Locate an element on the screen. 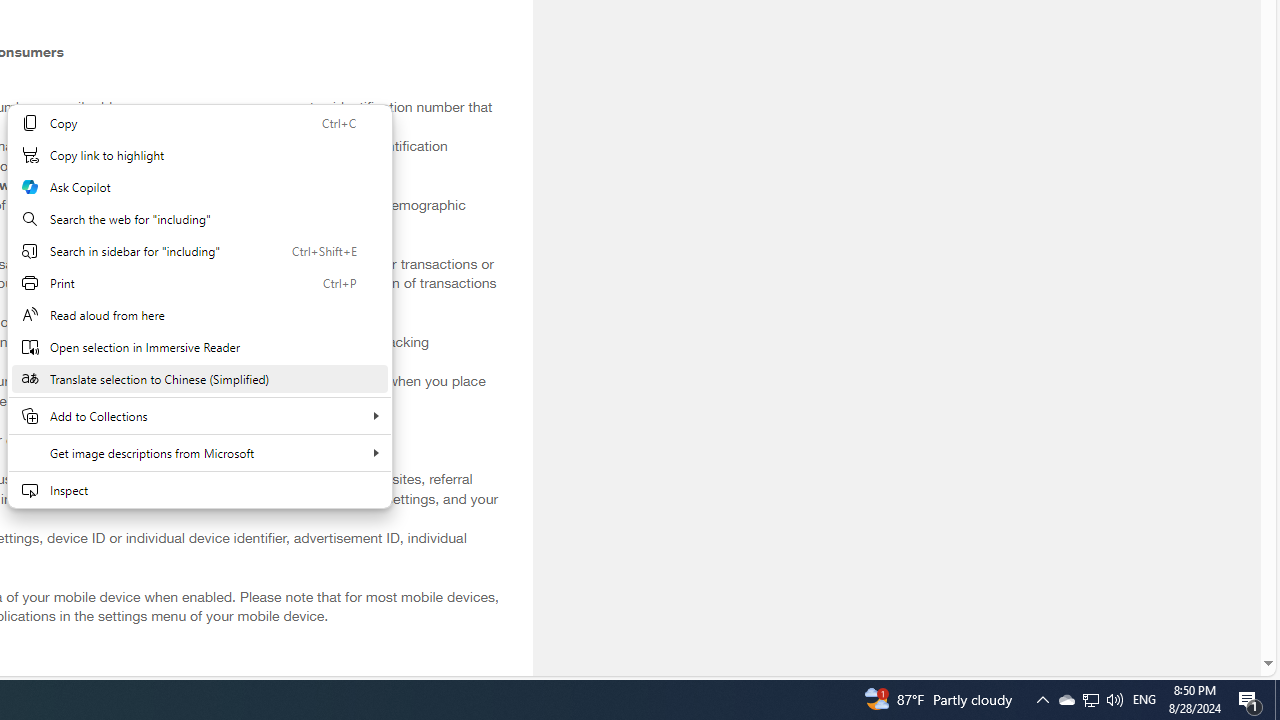 This screenshot has width=1280, height=720. 'Ask Copilot' is located at coordinates (199, 187).